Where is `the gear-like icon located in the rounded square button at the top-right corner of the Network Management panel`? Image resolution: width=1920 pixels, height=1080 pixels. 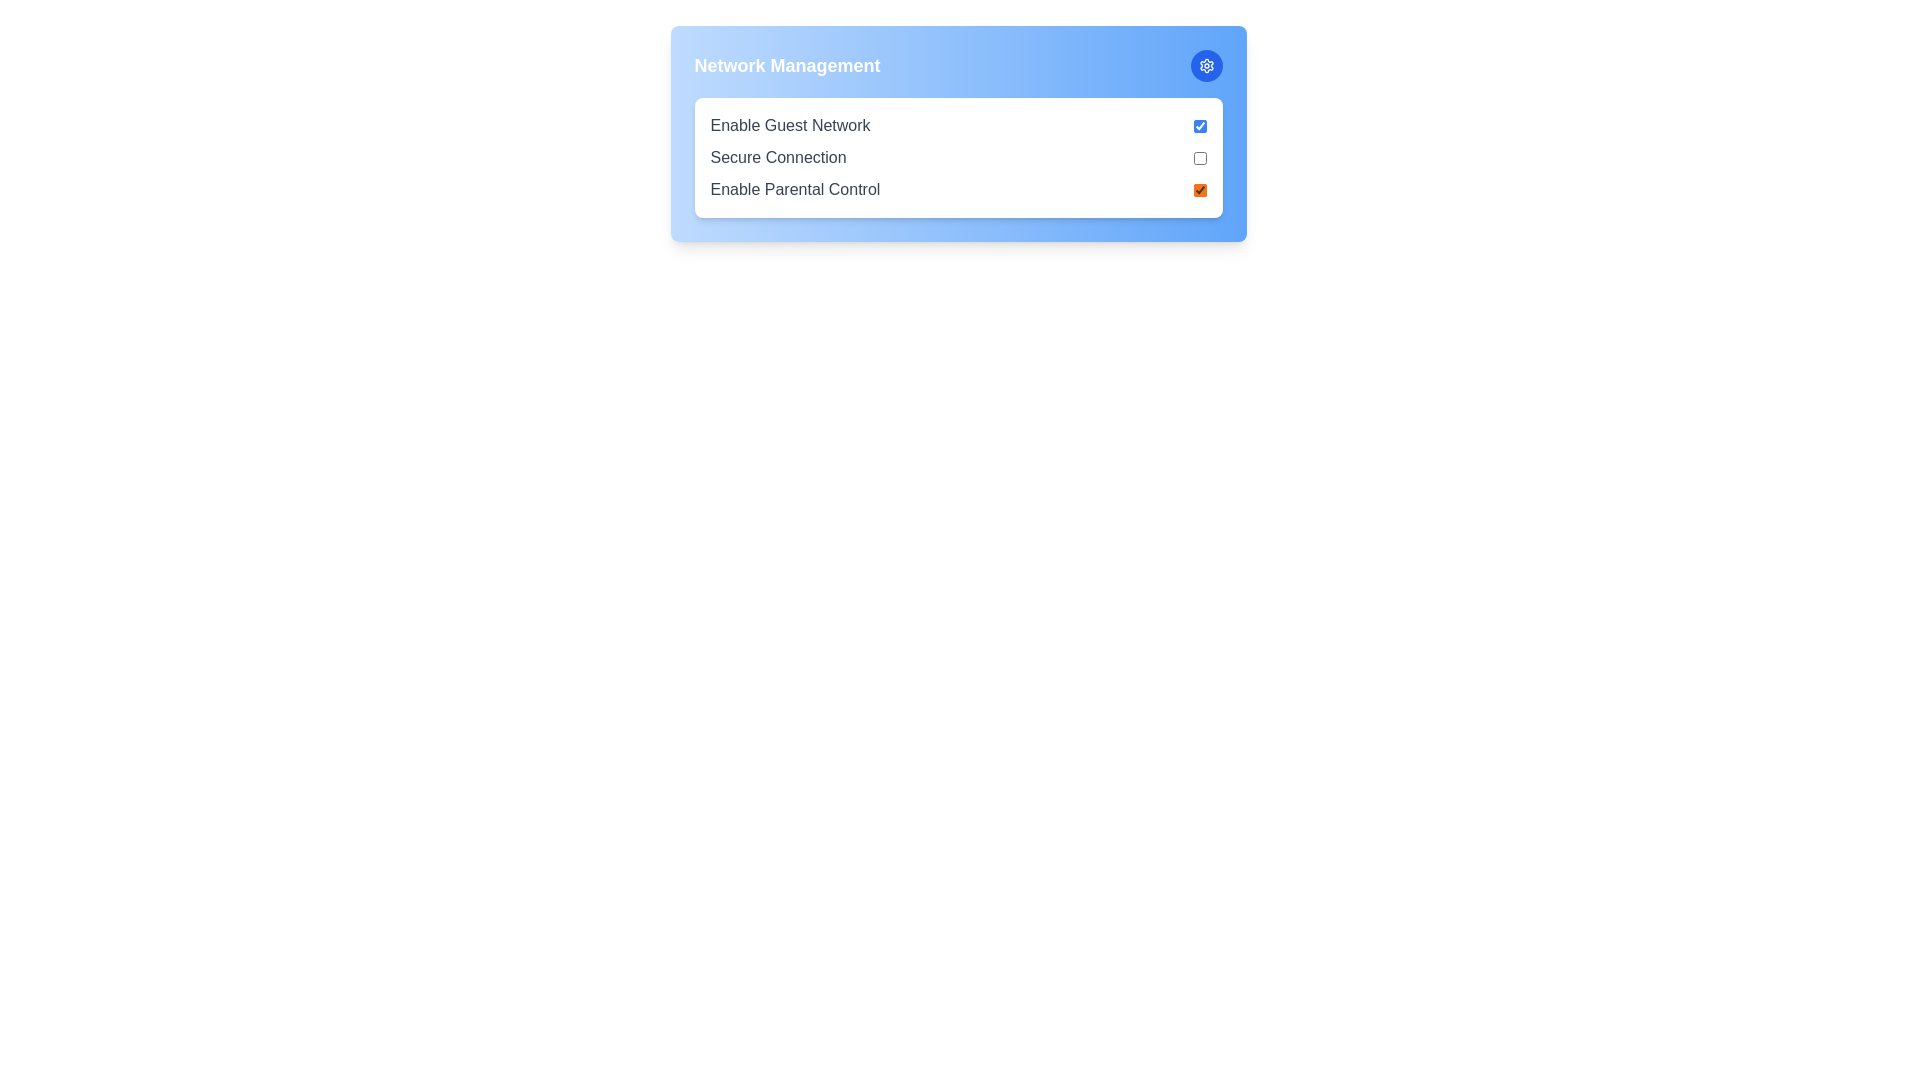
the gear-like icon located in the rounded square button at the top-right corner of the Network Management panel is located at coordinates (1205, 64).